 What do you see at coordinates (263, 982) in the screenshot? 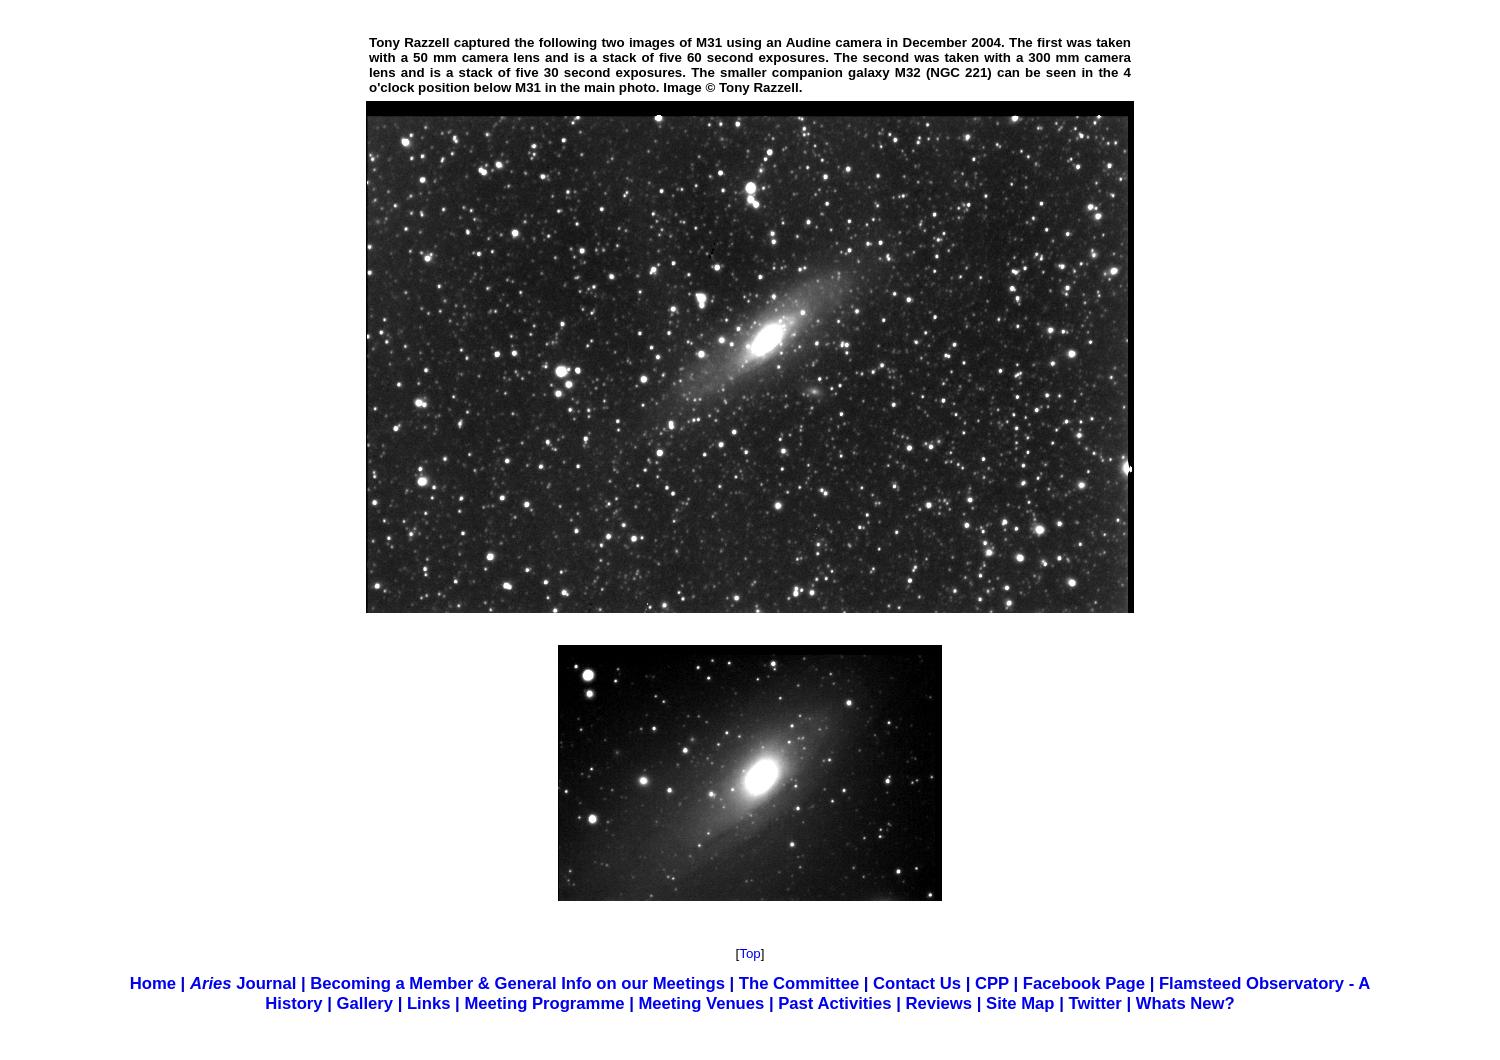
I see `'Journal'` at bounding box center [263, 982].